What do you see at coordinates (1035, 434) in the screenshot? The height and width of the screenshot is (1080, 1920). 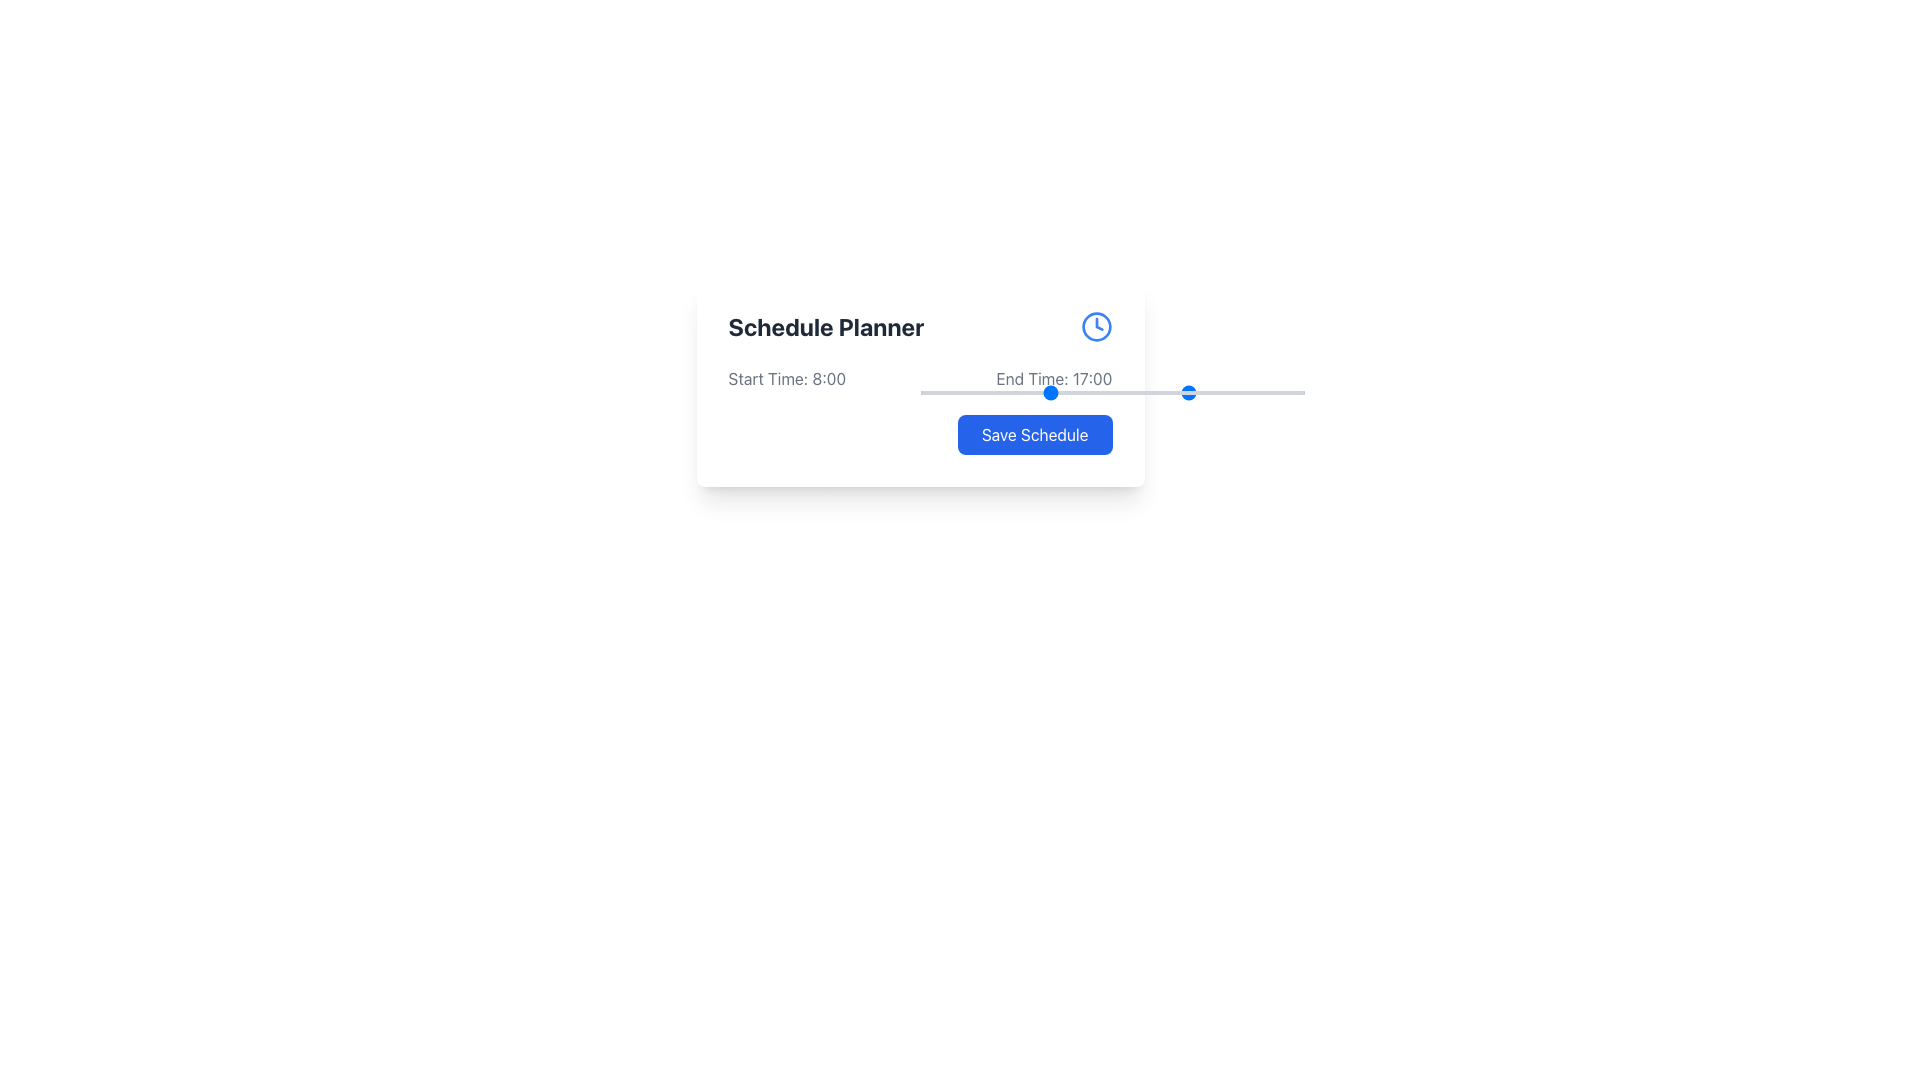 I see `the save button located at the bottom-right corner of the 'Schedule Planner' component` at bounding box center [1035, 434].